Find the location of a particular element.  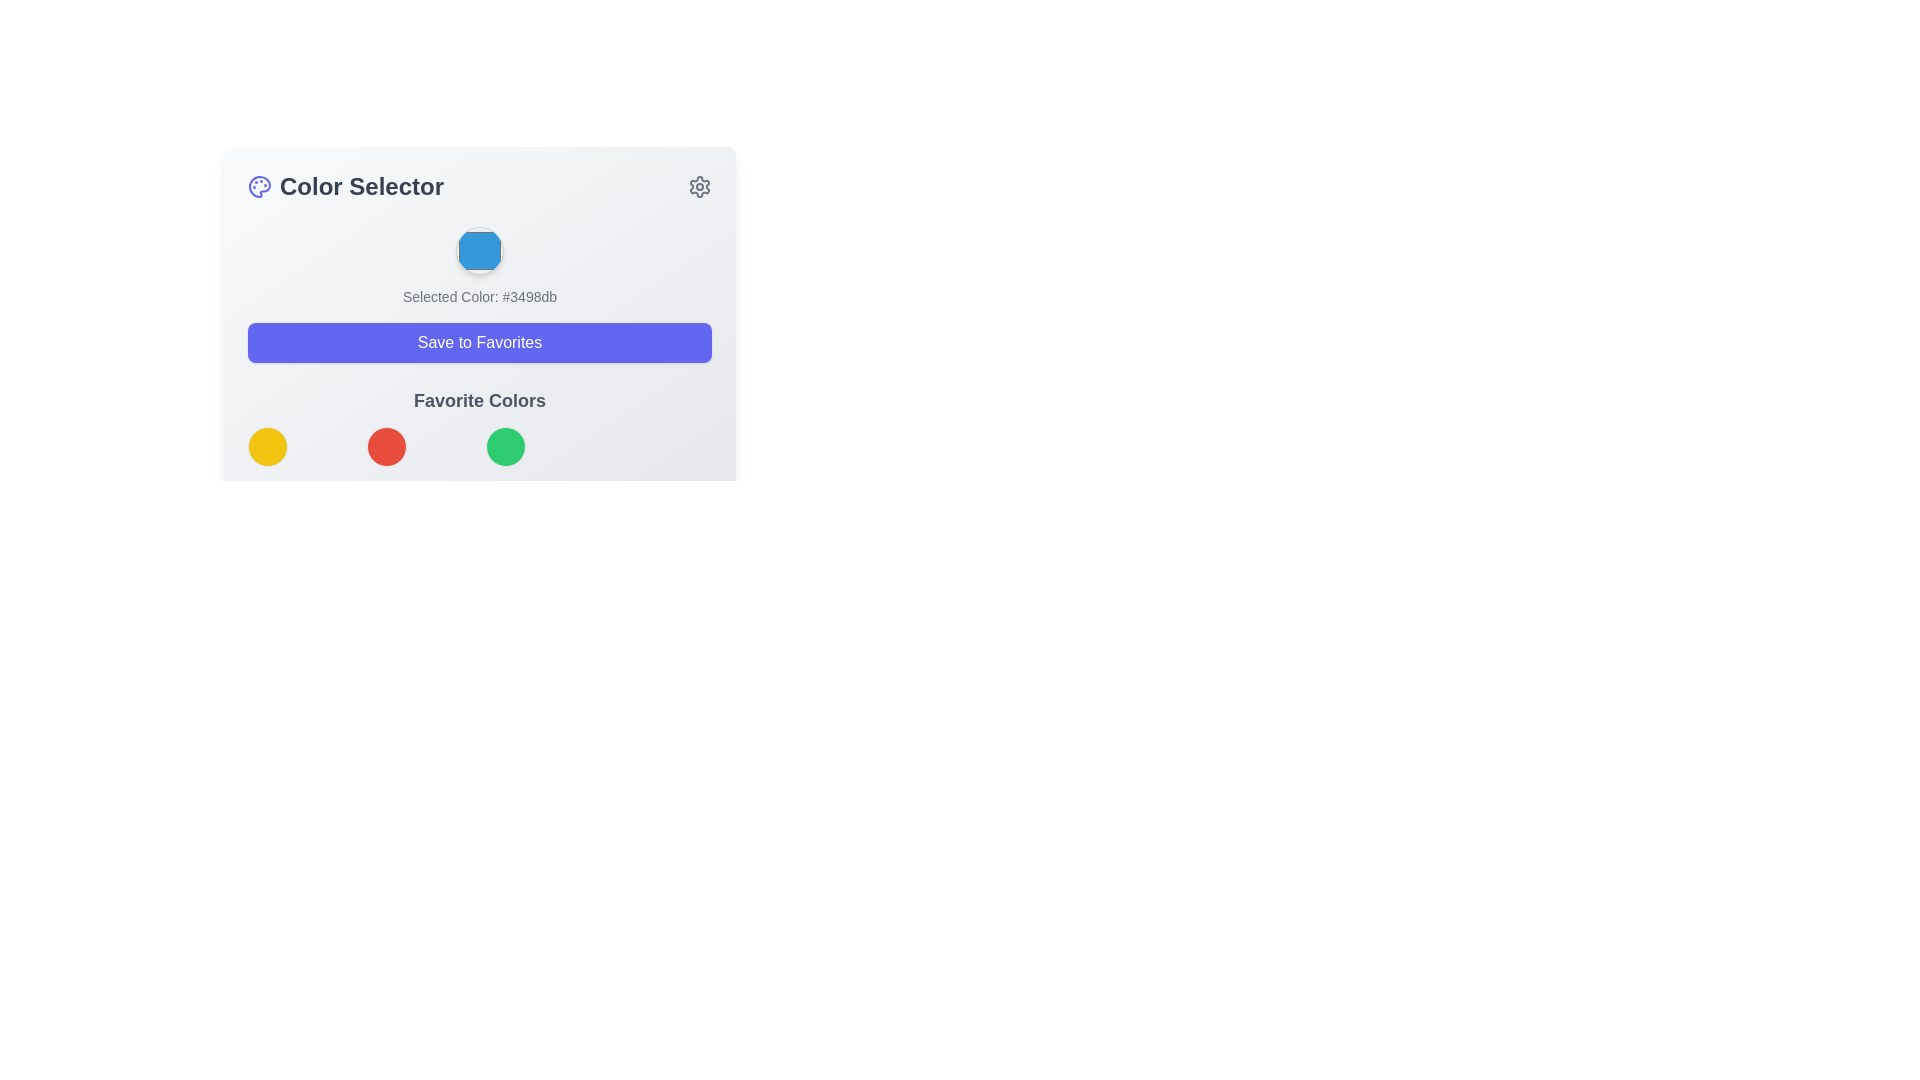

the color palette icon located at the leftmost side of the header area within the 'Color Selector' section, adjacent to the text 'Color Selector' is located at coordinates (258, 186).